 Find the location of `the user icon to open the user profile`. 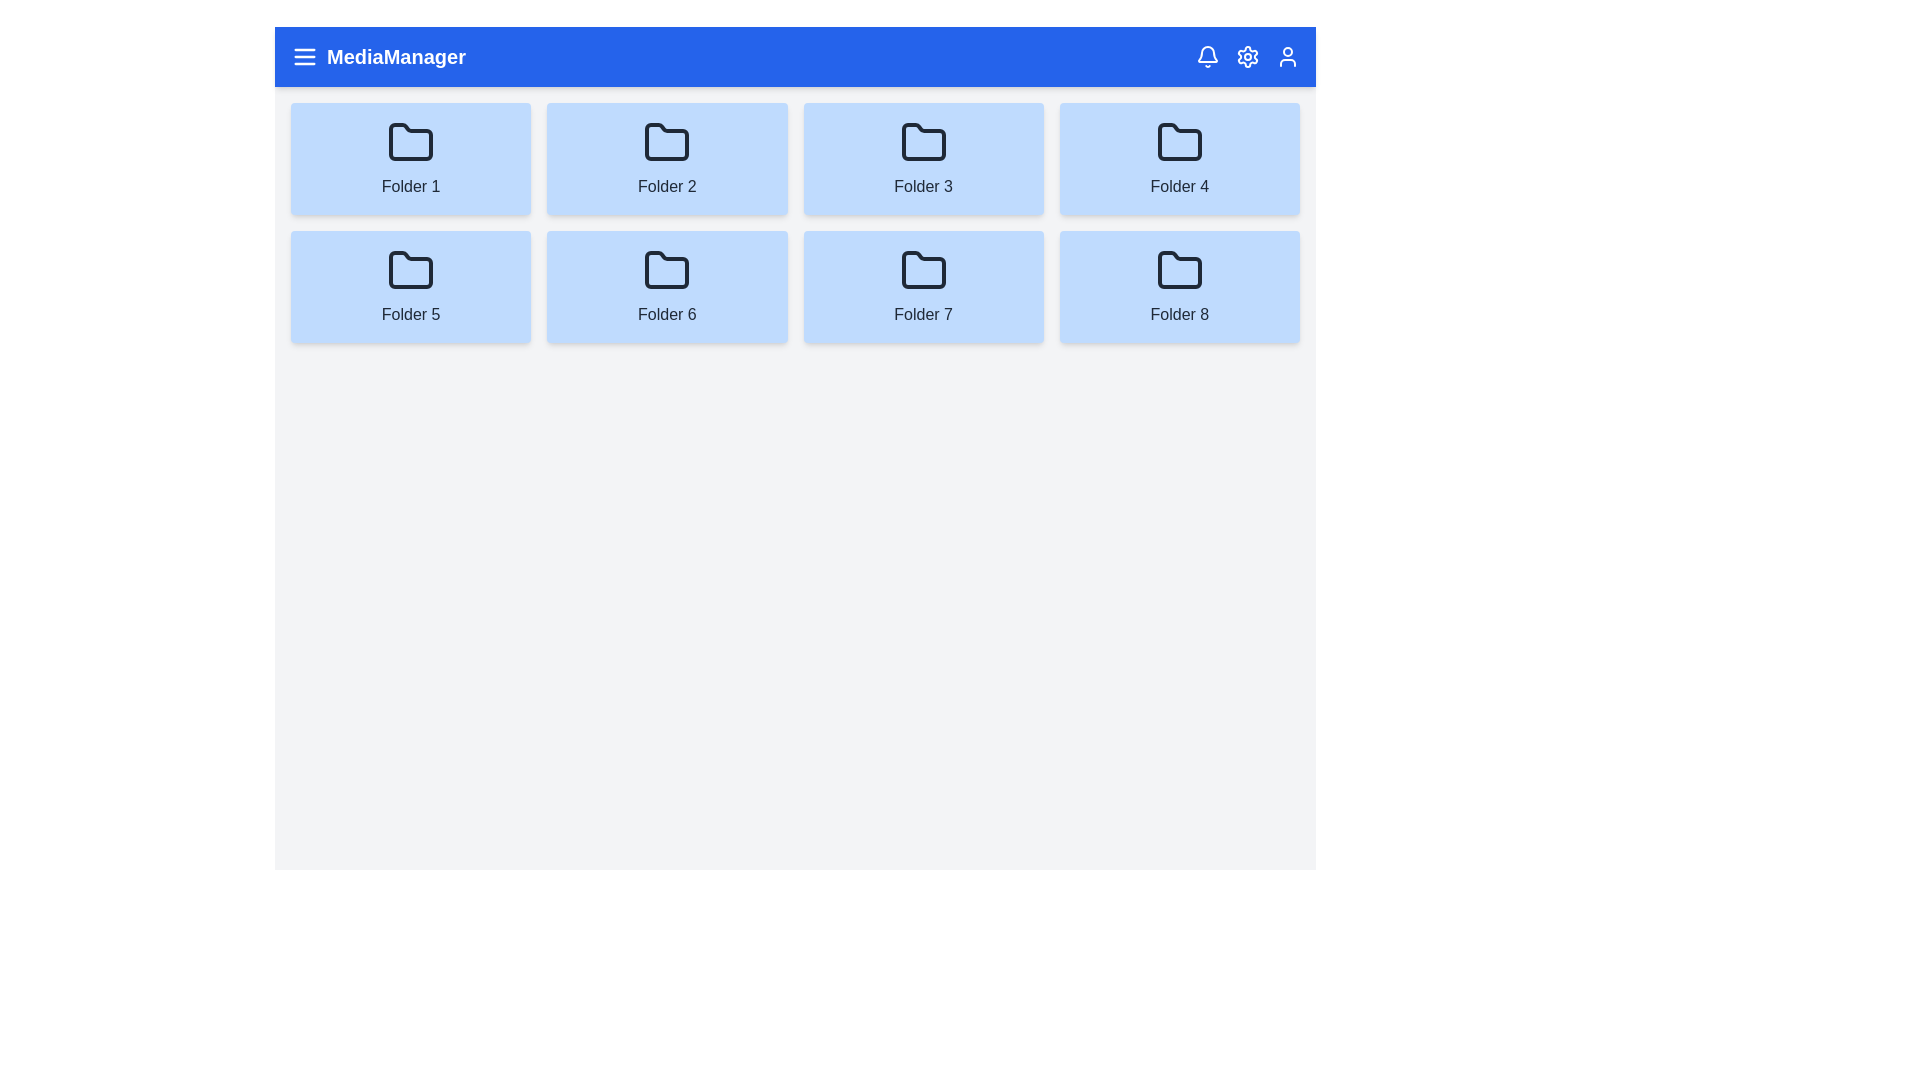

the user icon to open the user profile is located at coordinates (1287, 56).